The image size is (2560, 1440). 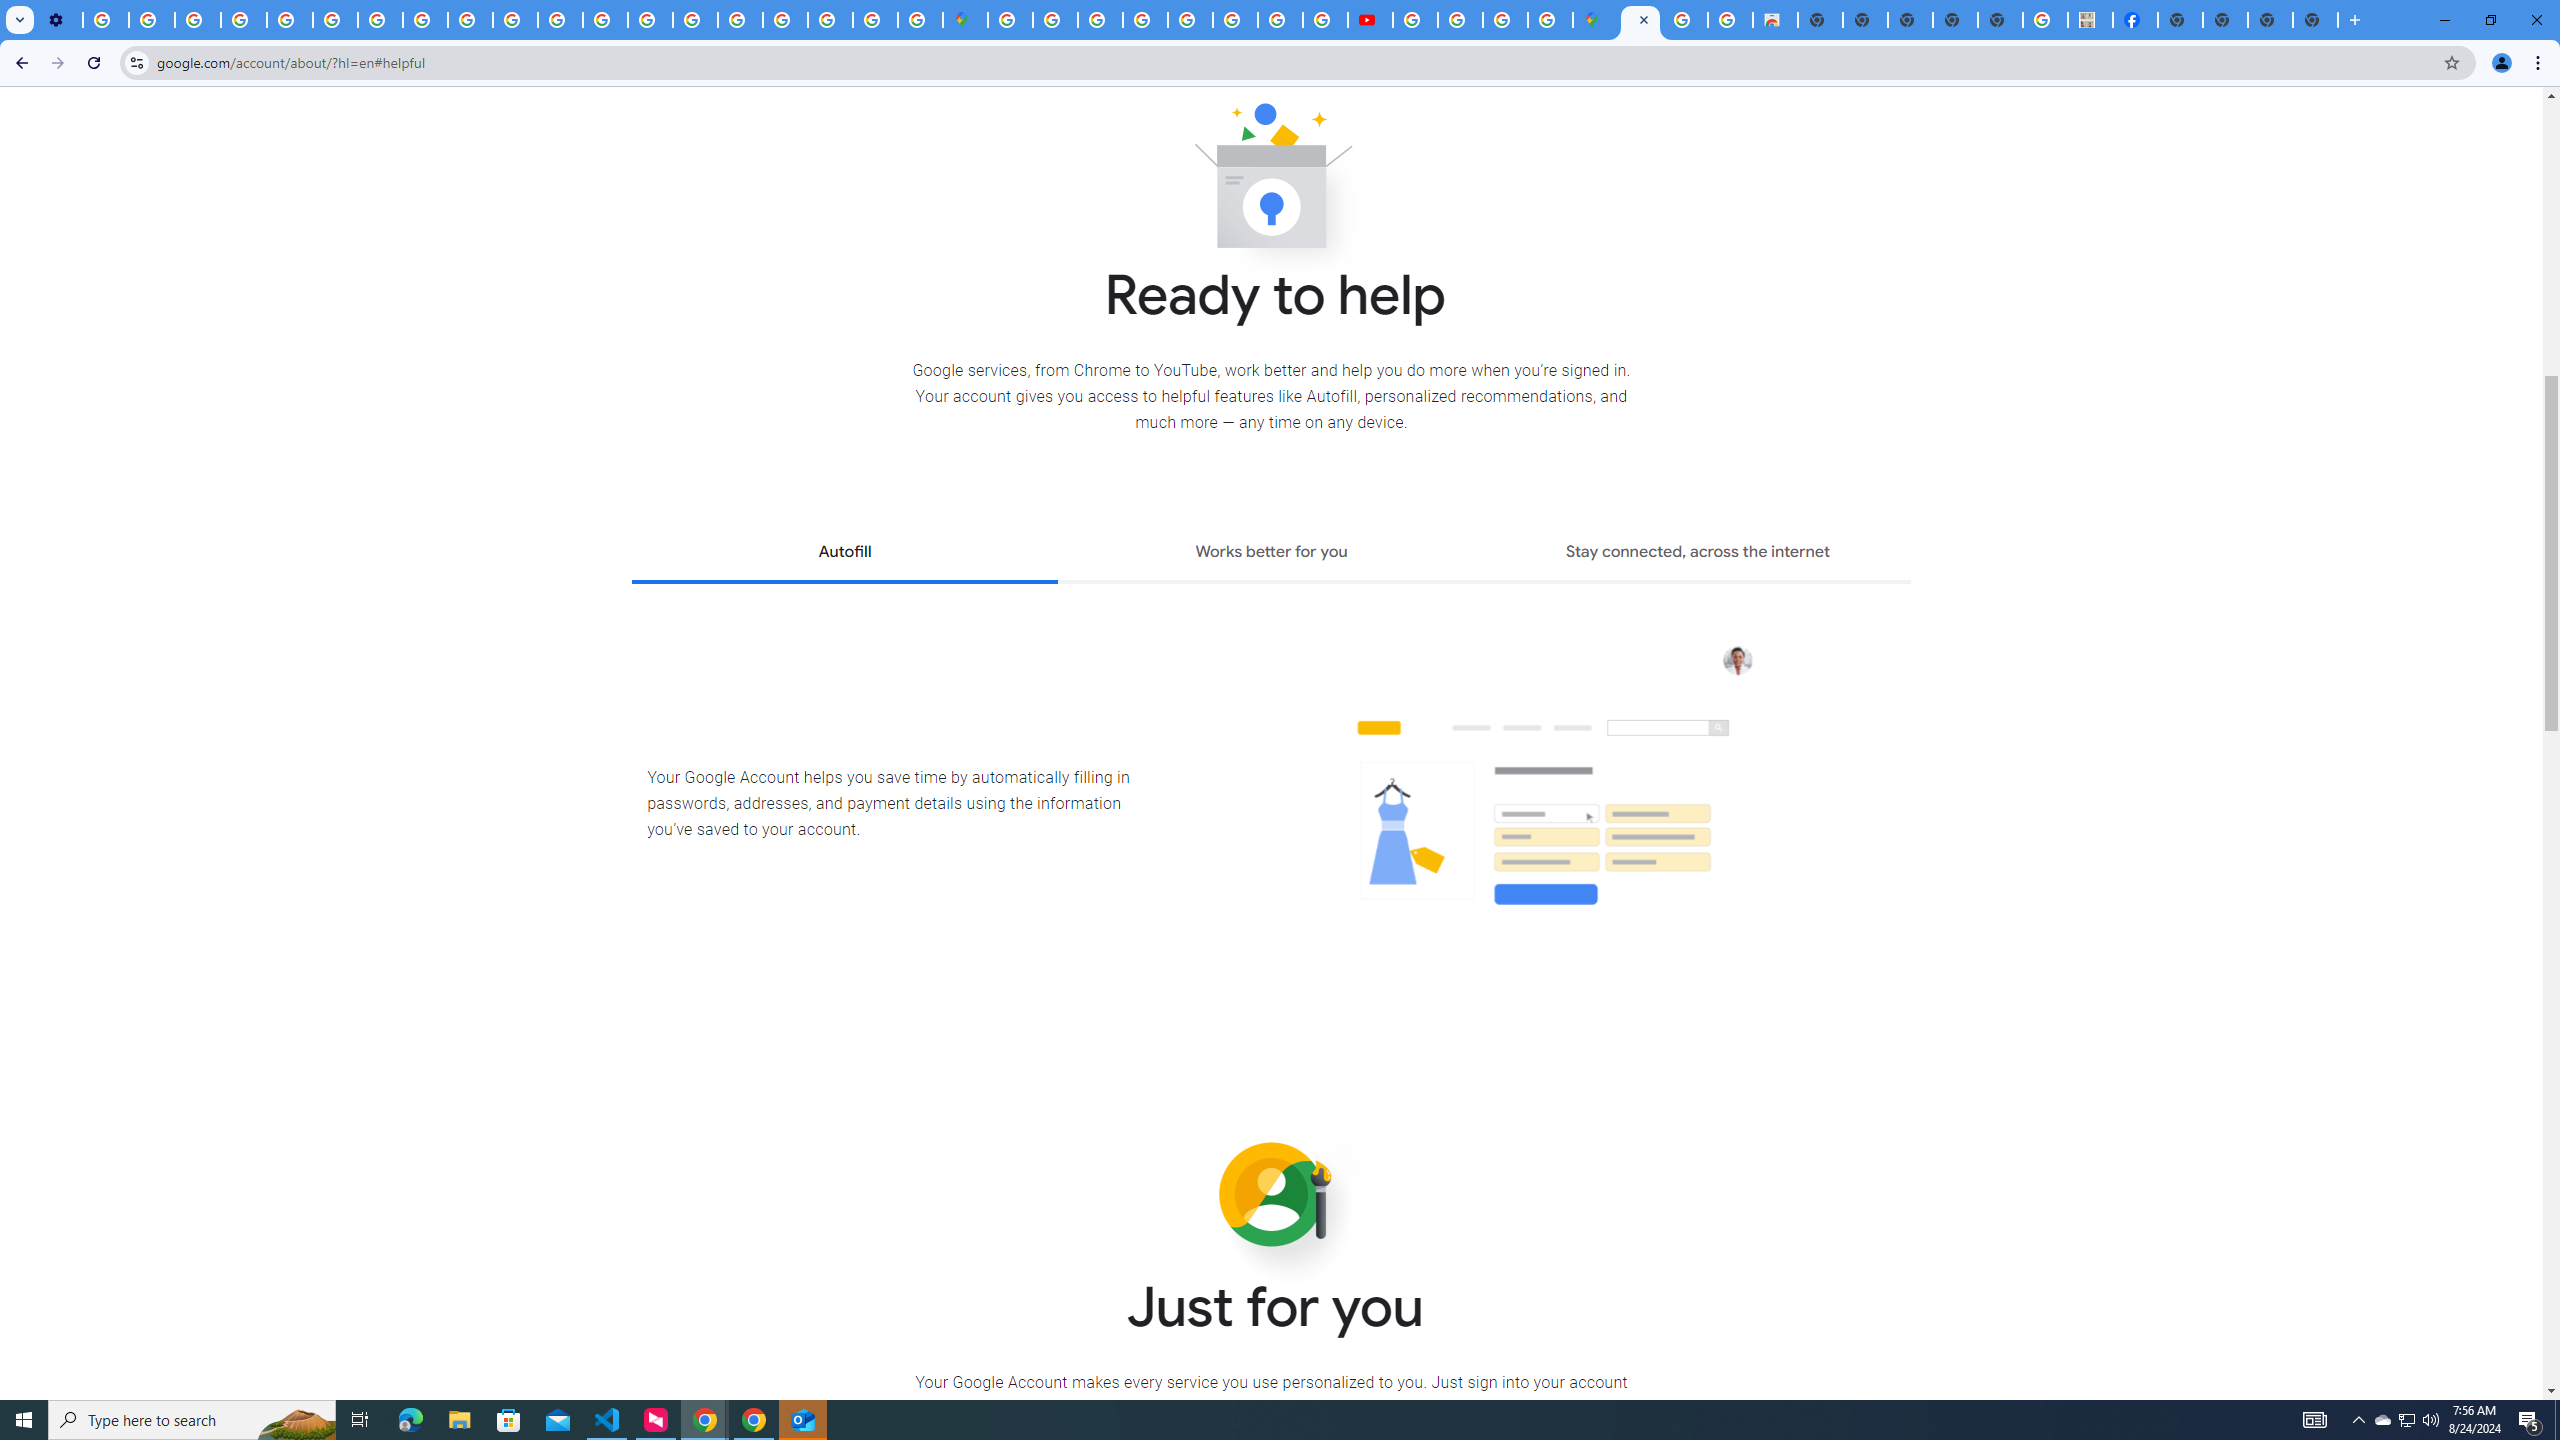 I want to click on 'Sign in - Google Accounts', so click(x=1055, y=19).